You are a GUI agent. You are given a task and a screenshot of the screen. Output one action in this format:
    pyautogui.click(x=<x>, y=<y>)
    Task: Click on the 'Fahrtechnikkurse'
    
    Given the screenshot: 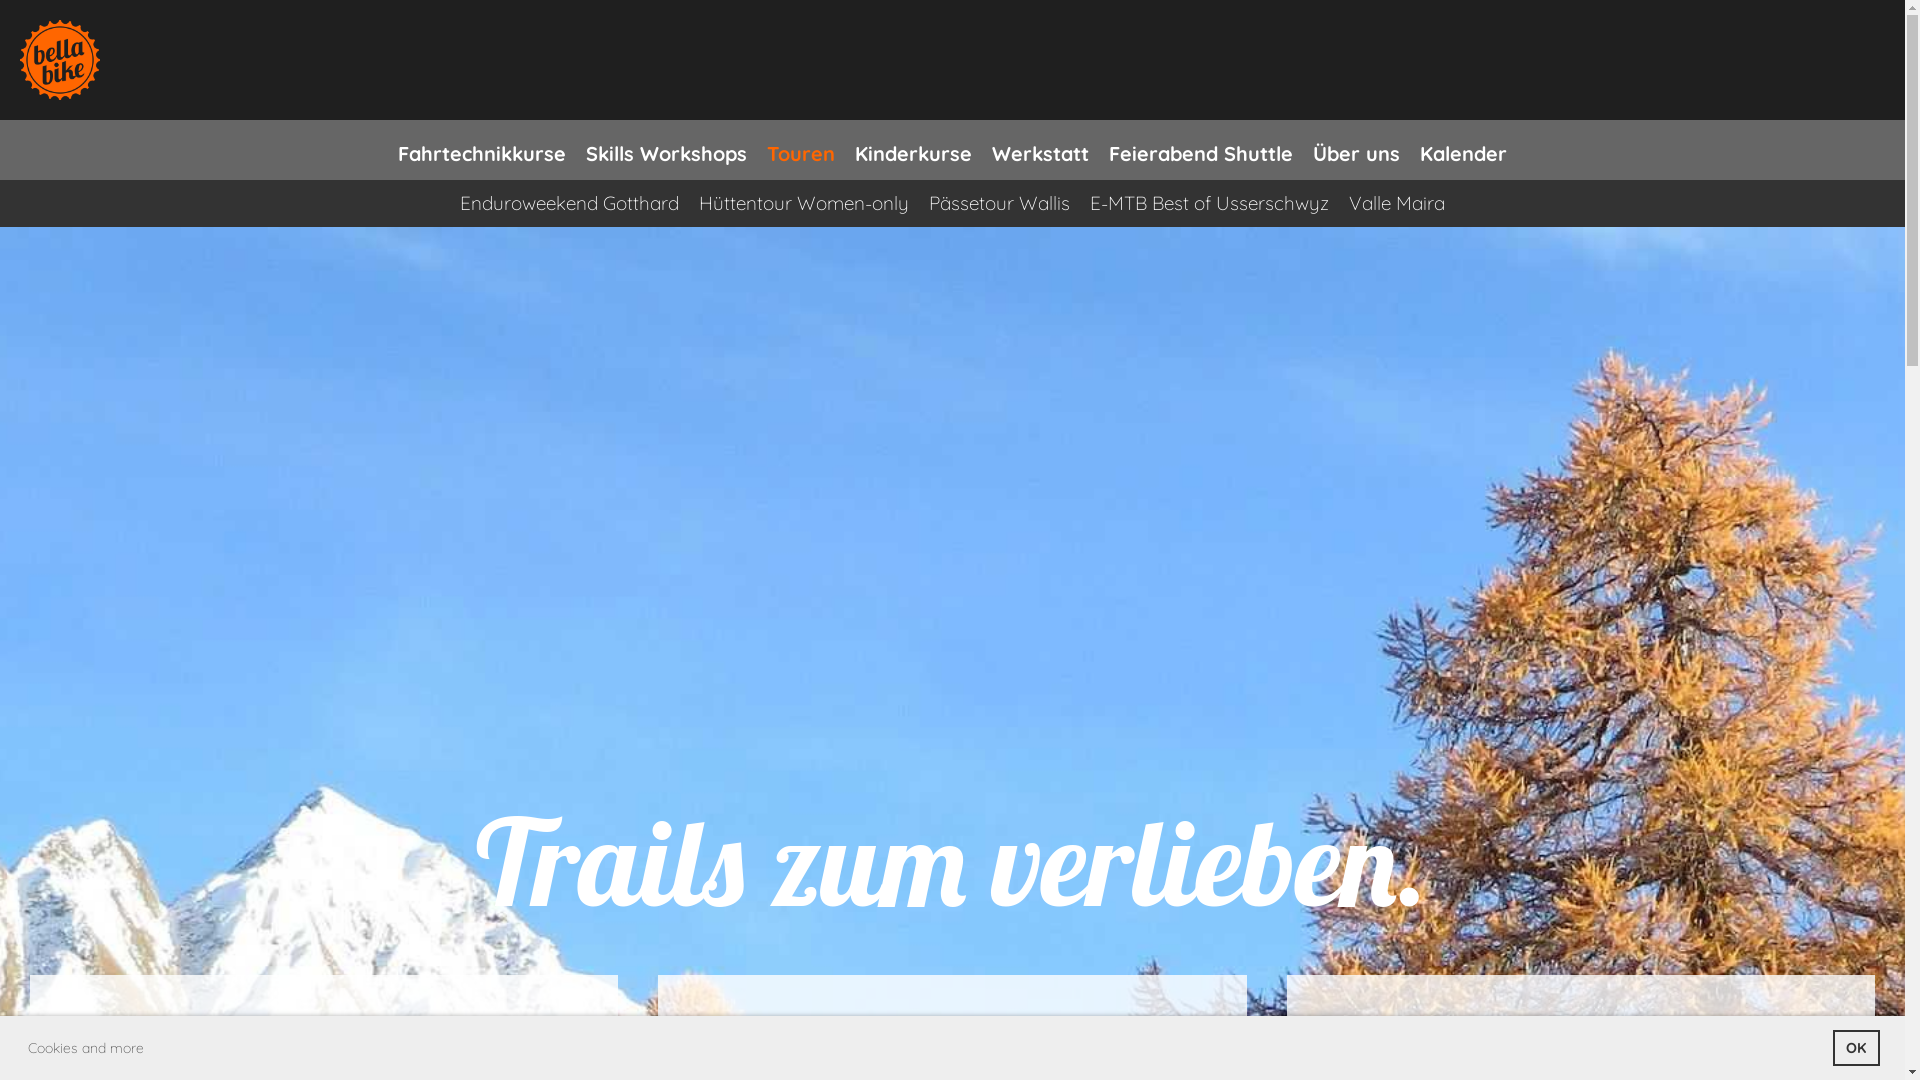 What is the action you would take?
    pyautogui.click(x=481, y=149)
    